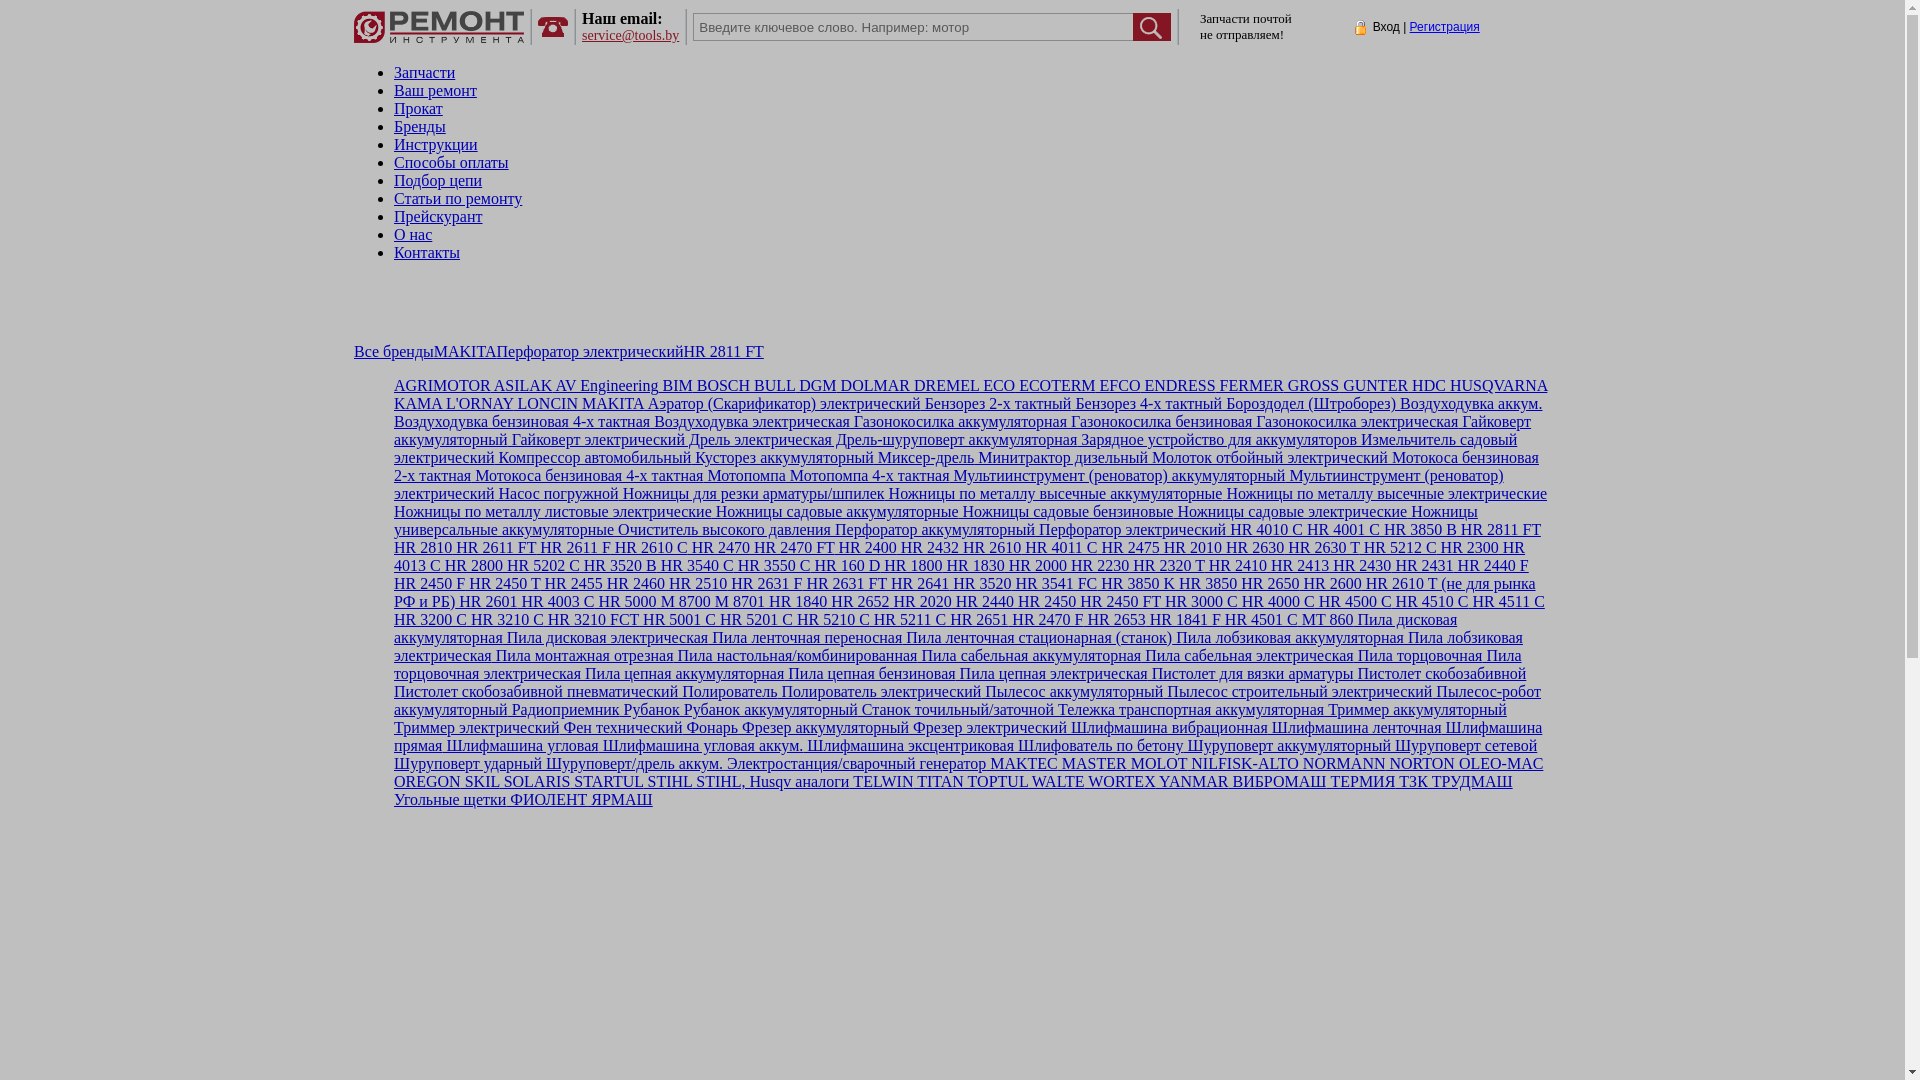 Image resolution: width=1920 pixels, height=1080 pixels. Describe the element at coordinates (1325, 618) in the screenshot. I see `'MT 860'` at that location.